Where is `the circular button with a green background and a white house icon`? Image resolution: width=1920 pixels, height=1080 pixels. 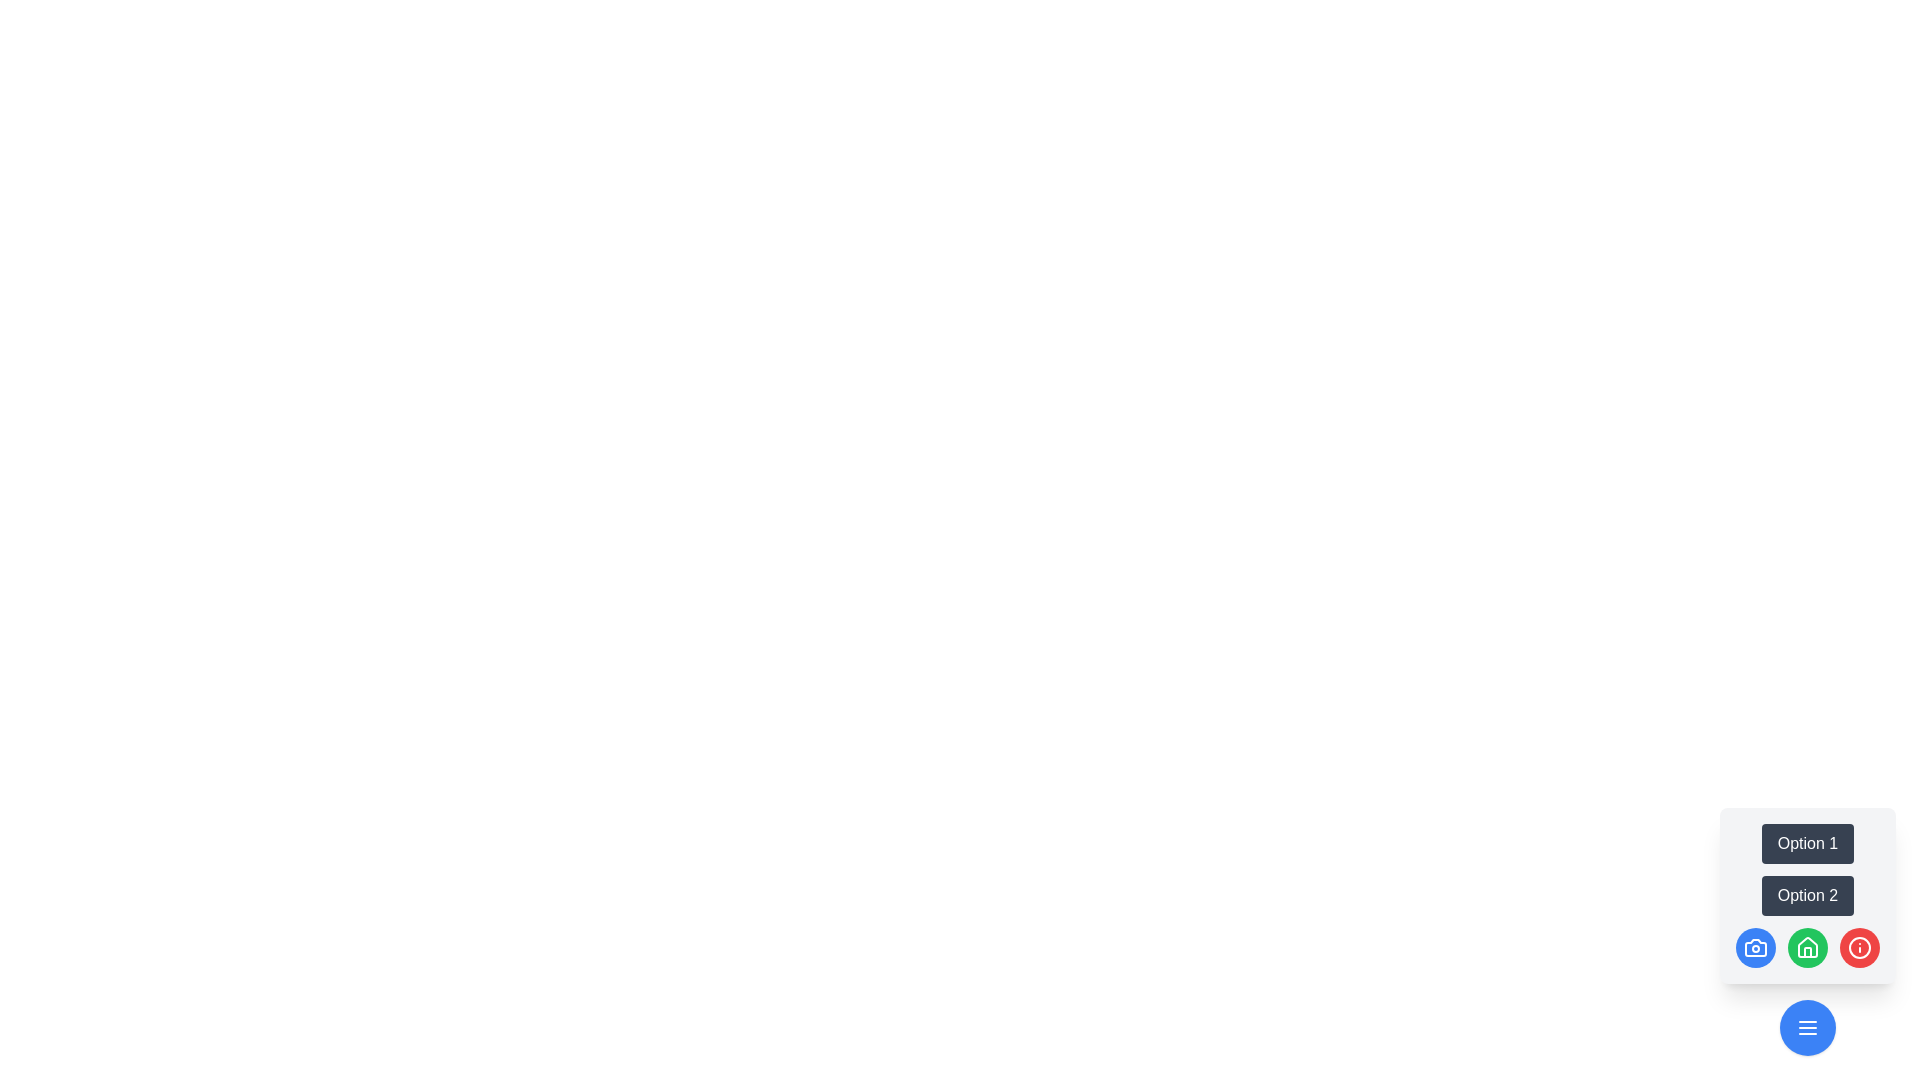 the circular button with a green background and a white house icon is located at coordinates (1808, 947).